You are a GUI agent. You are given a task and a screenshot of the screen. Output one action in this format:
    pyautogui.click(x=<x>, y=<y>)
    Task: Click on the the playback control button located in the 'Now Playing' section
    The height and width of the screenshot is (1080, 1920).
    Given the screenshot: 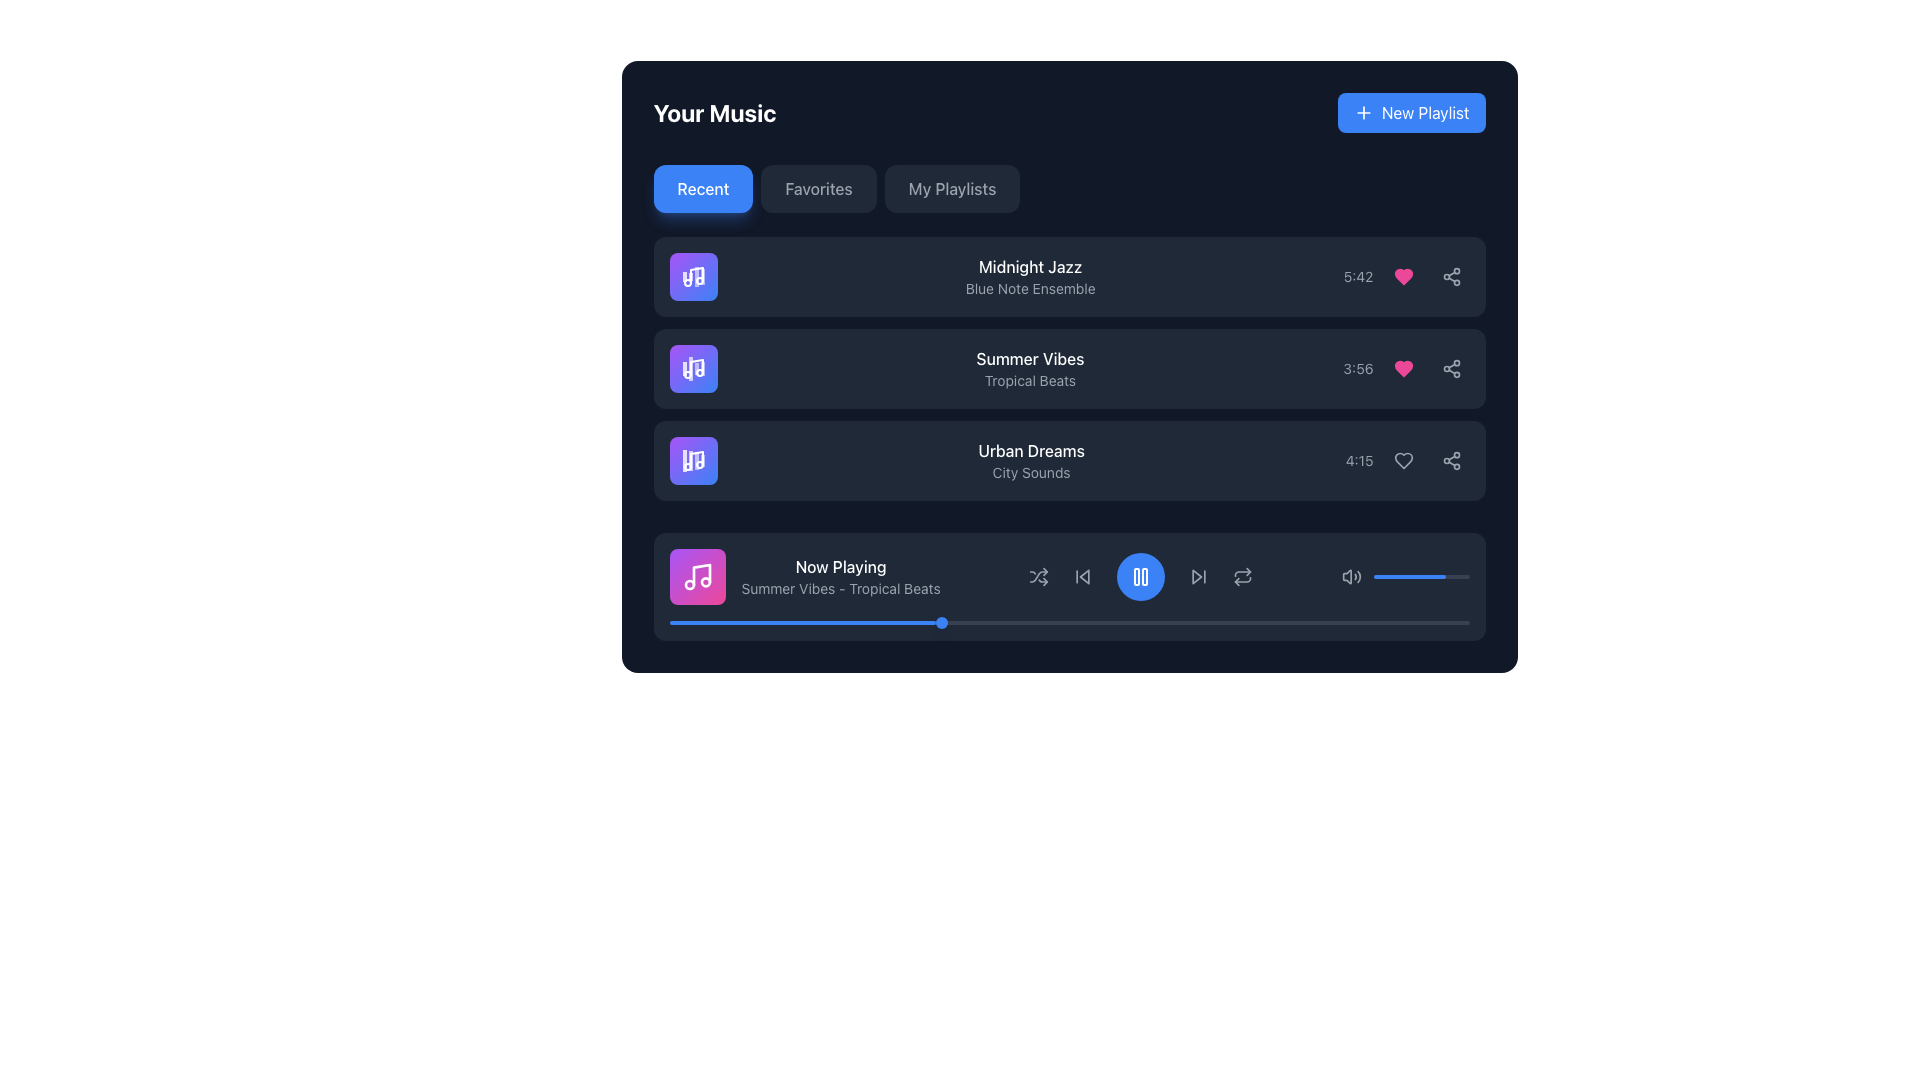 What is the action you would take?
    pyautogui.click(x=1141, y=577)
    